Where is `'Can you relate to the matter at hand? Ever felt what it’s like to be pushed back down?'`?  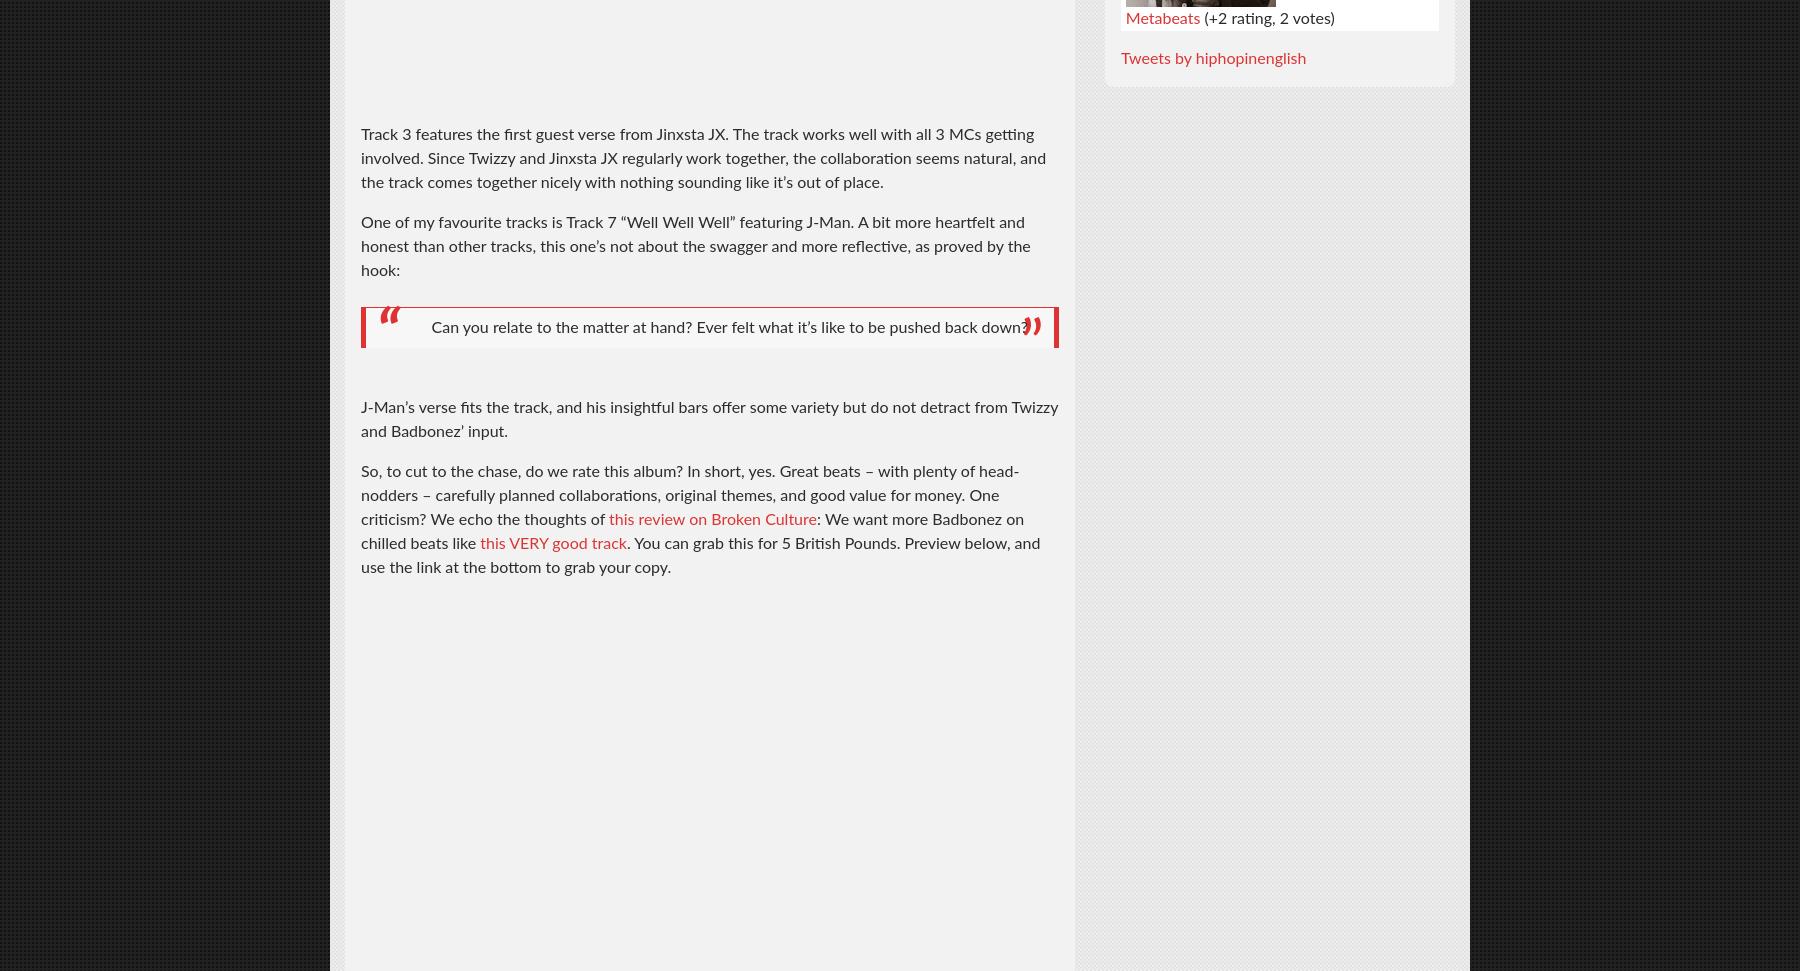 'Can you relate to the matter at hand? Ever felt what it’s like to be pushed back down?' is located at coordinates (728, 327).